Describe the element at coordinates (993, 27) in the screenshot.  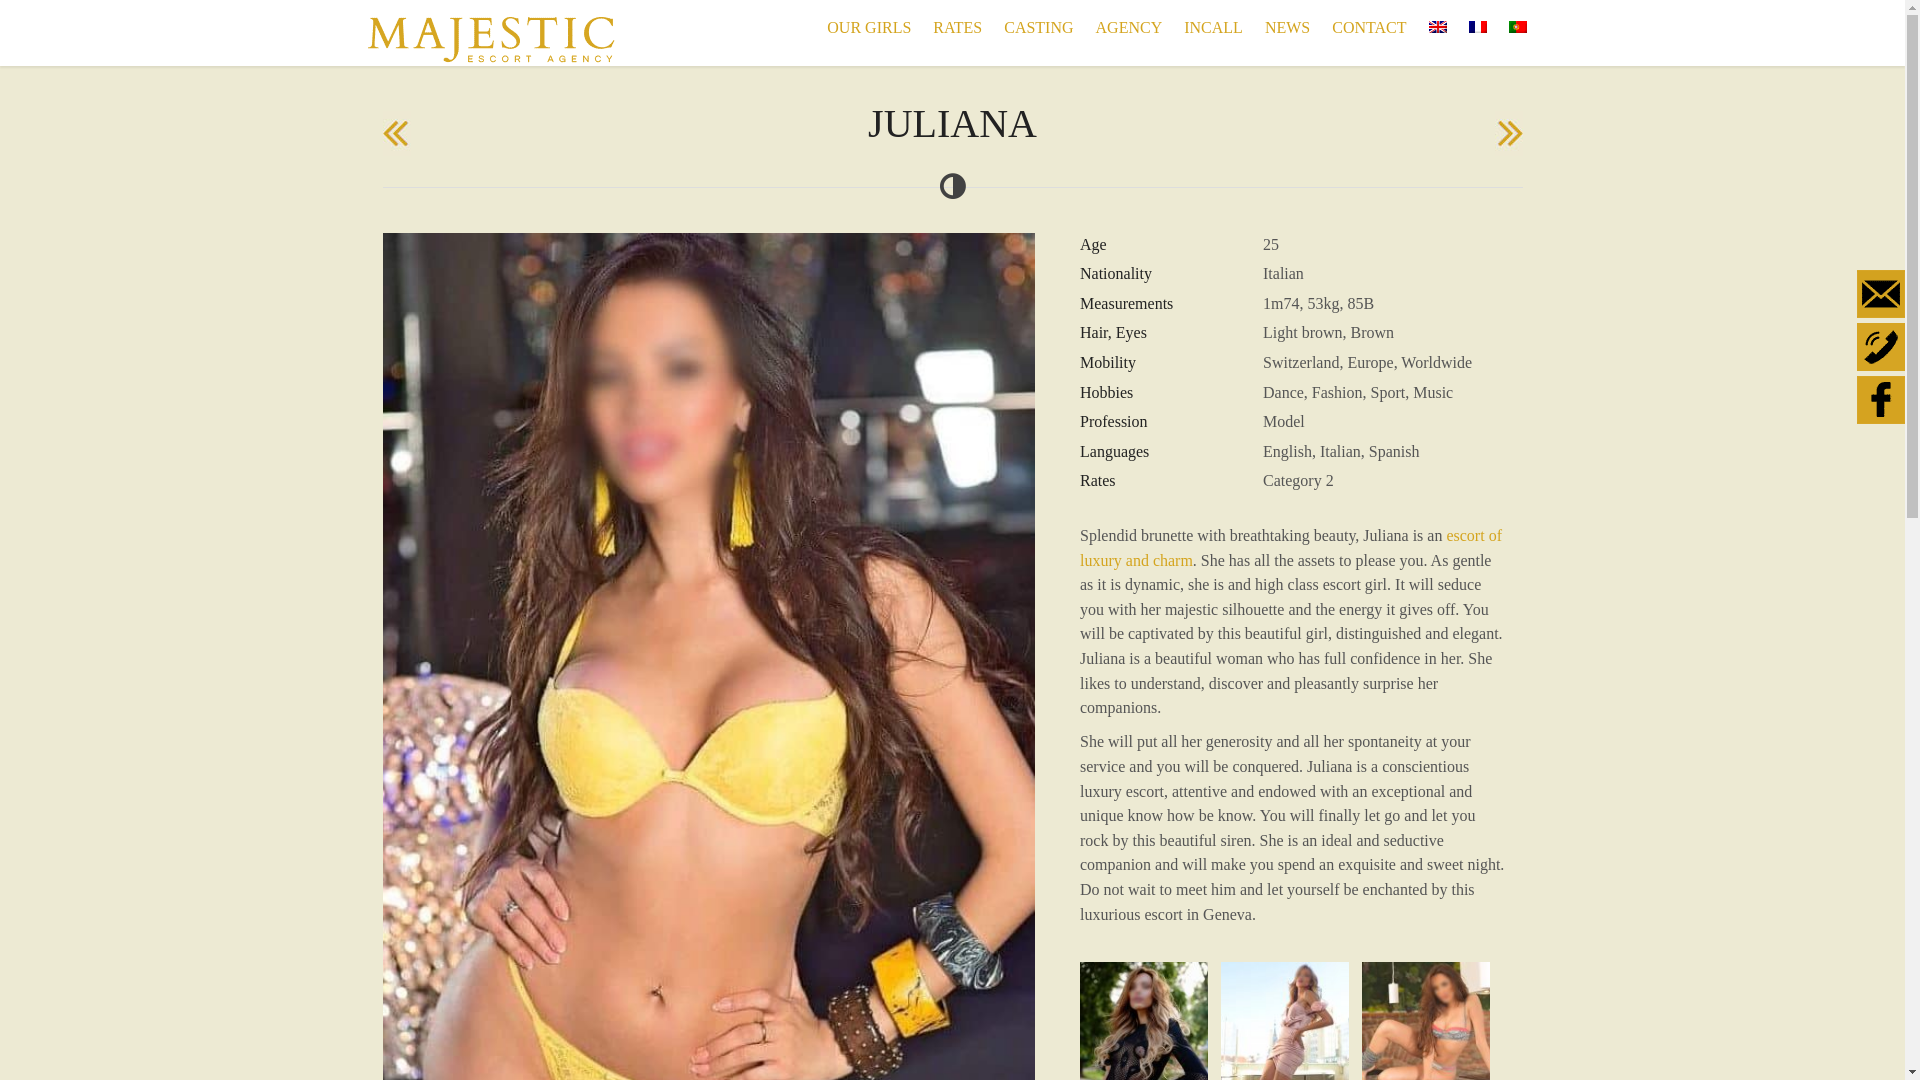
I see `'CASTING'` at that location.